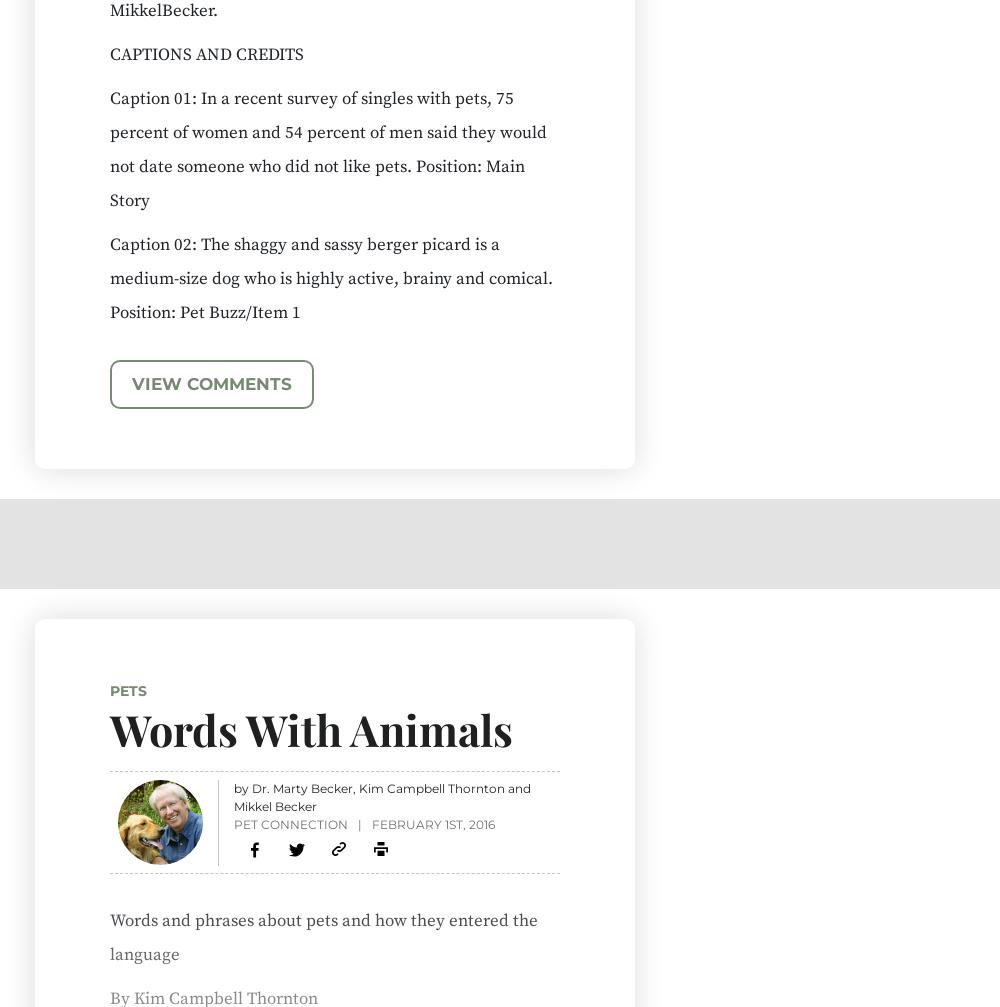 The image size is (1000, 1007). I want to click on 'CAPTIONS AND CREDITS', so click(206, 53).